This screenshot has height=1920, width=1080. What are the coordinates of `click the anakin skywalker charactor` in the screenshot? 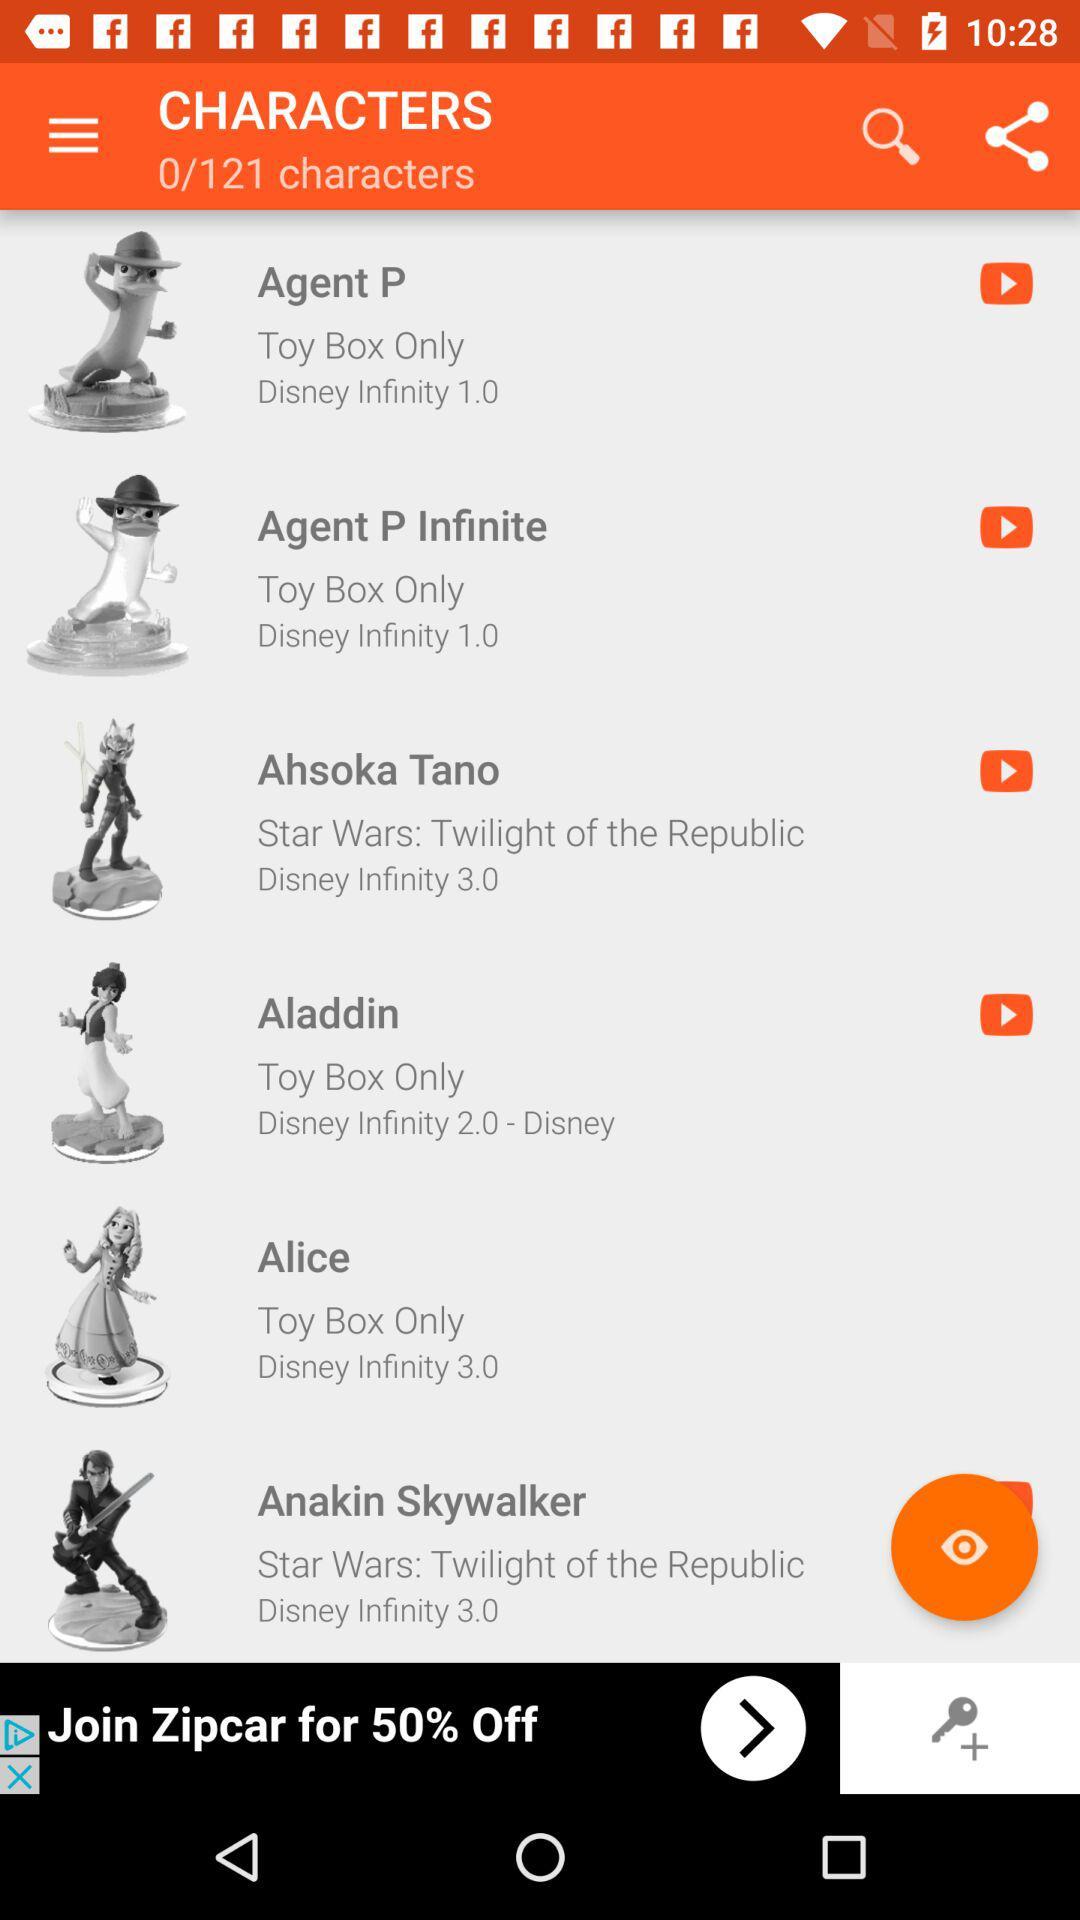 It's located at (107, 1549).